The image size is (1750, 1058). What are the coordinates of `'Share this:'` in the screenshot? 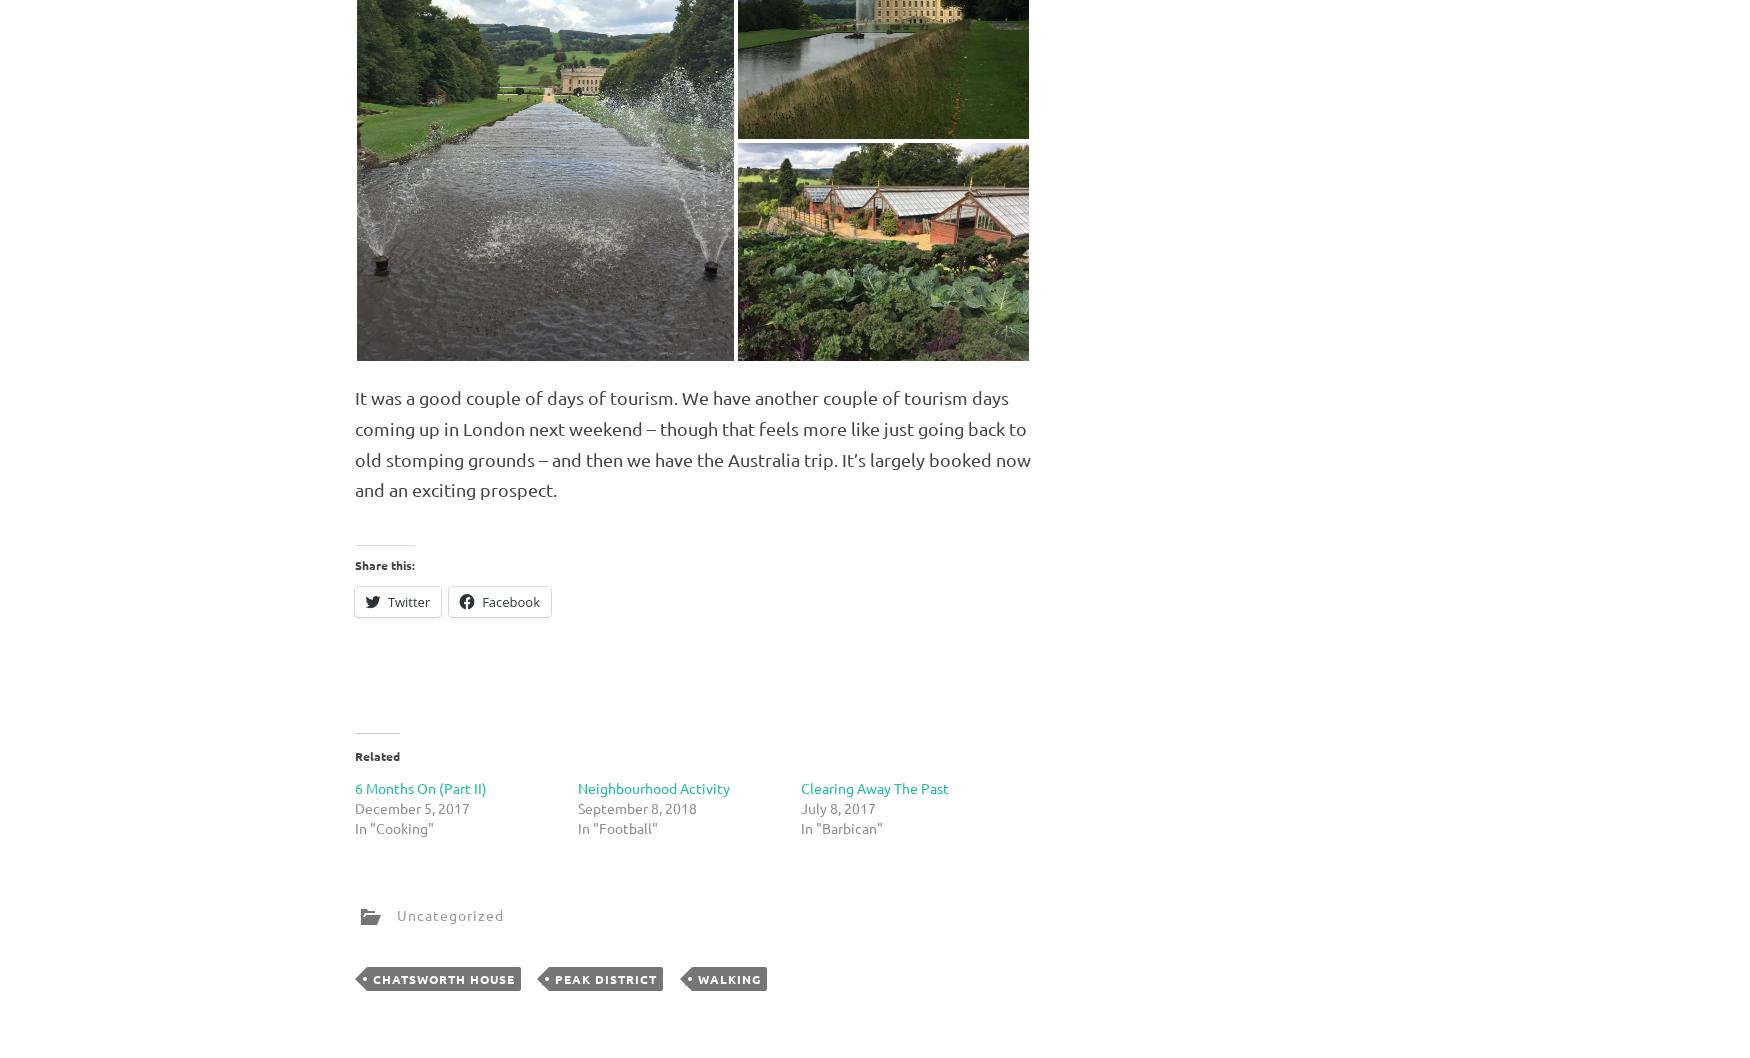 It's located at (384, 564).